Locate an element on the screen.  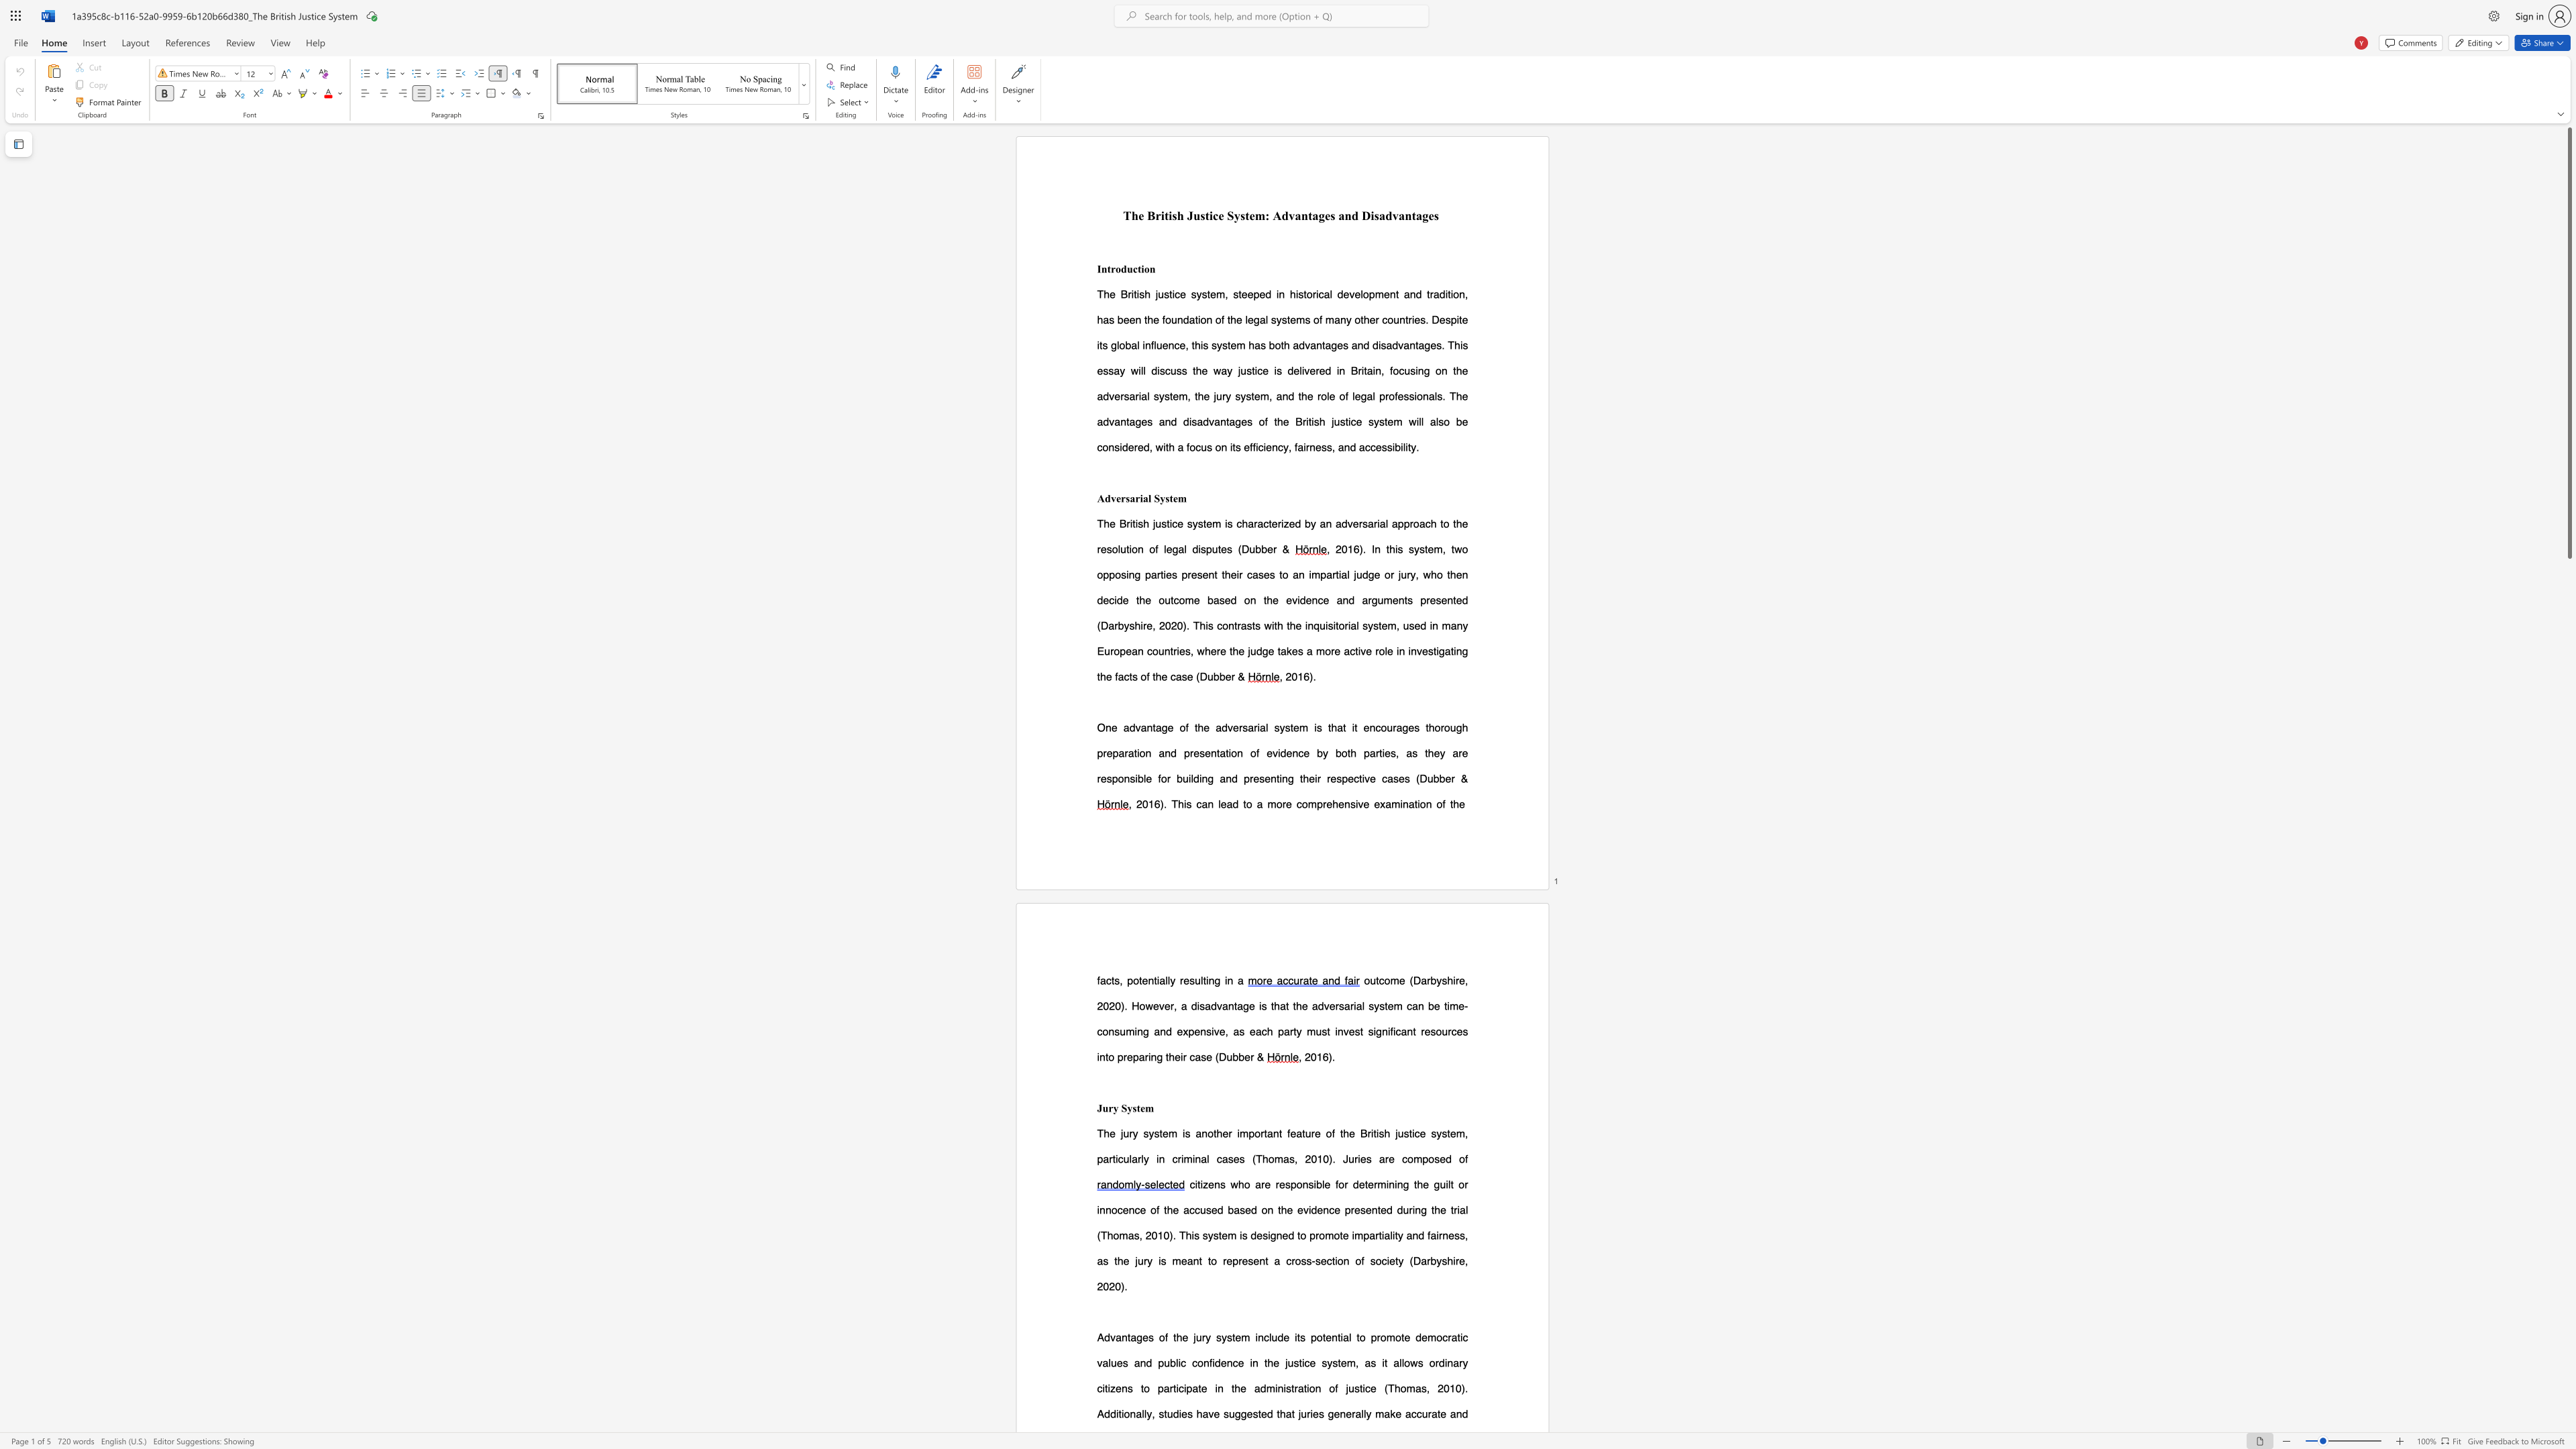
the 1th character "t" in the text is located at coordinates (1137, 1107).